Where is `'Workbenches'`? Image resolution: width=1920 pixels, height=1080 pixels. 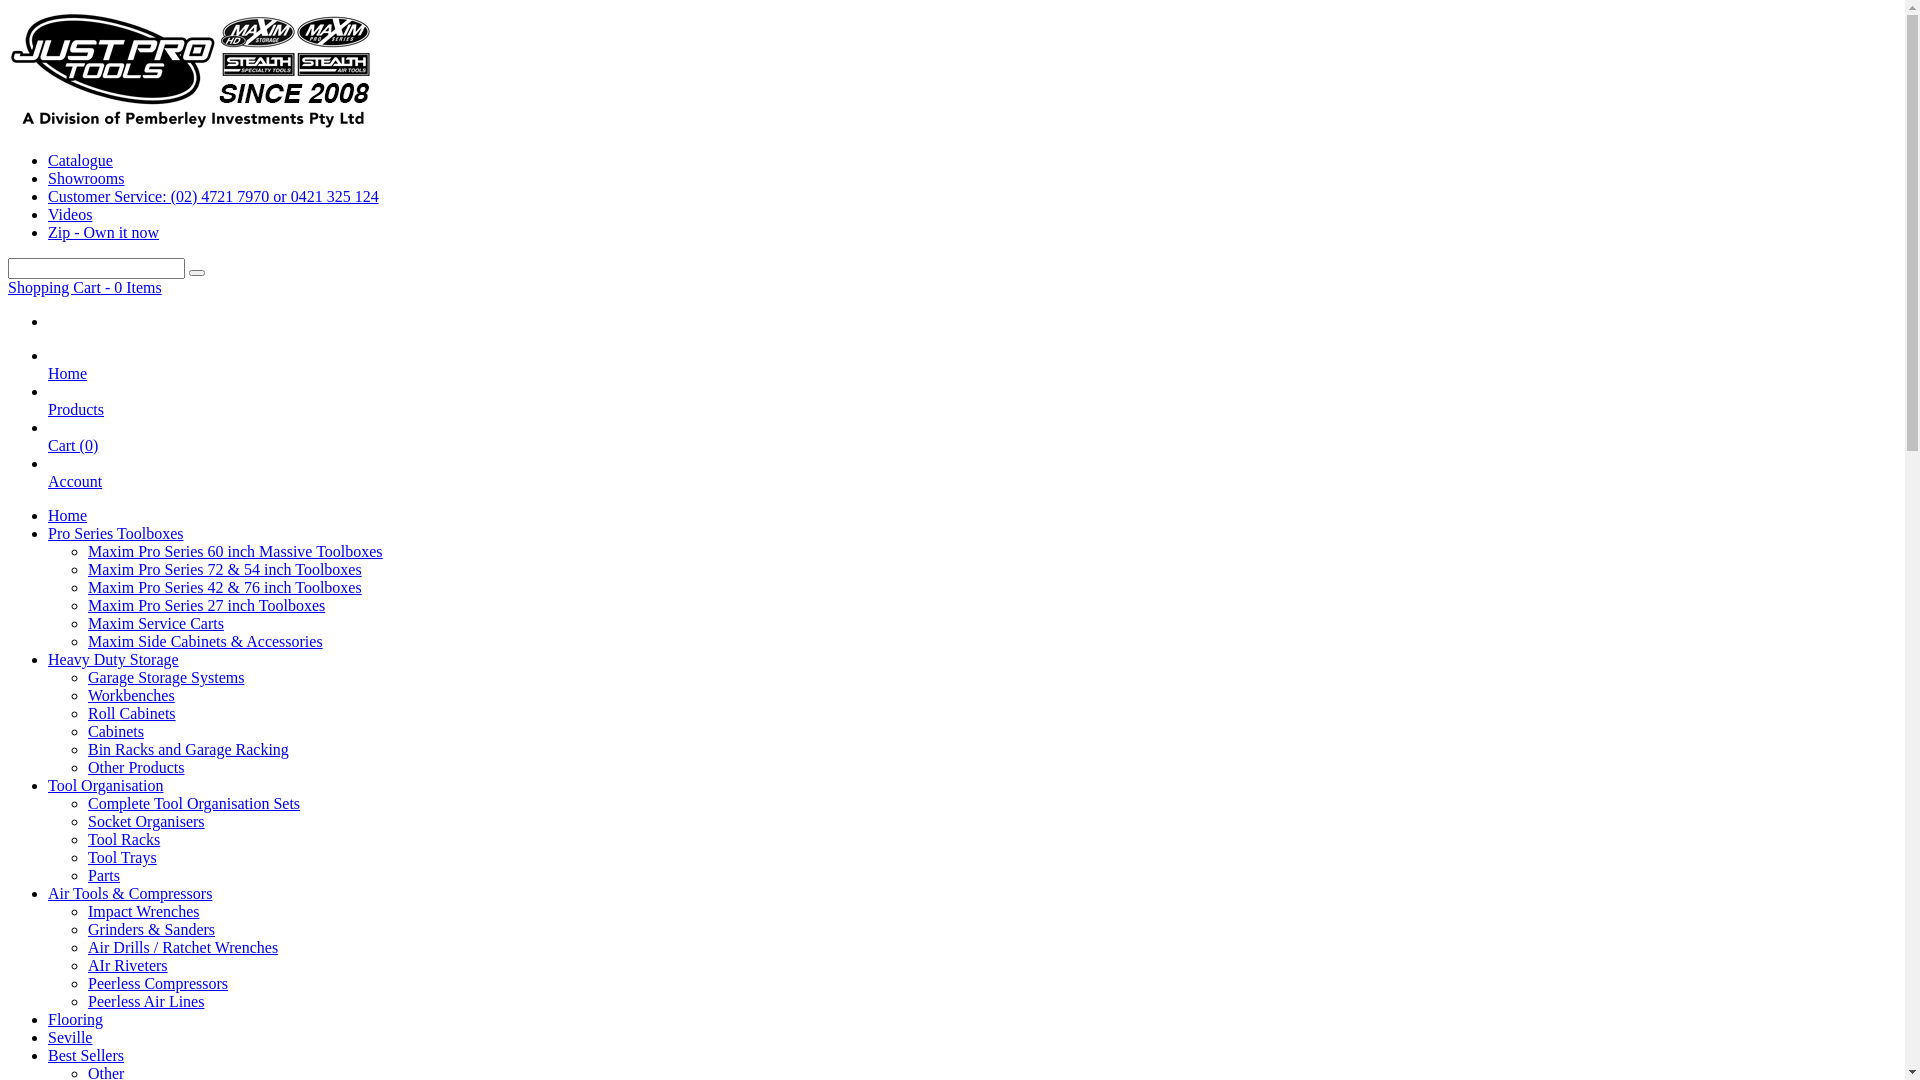 'Workbenches' is located at coordinates (130, 694).